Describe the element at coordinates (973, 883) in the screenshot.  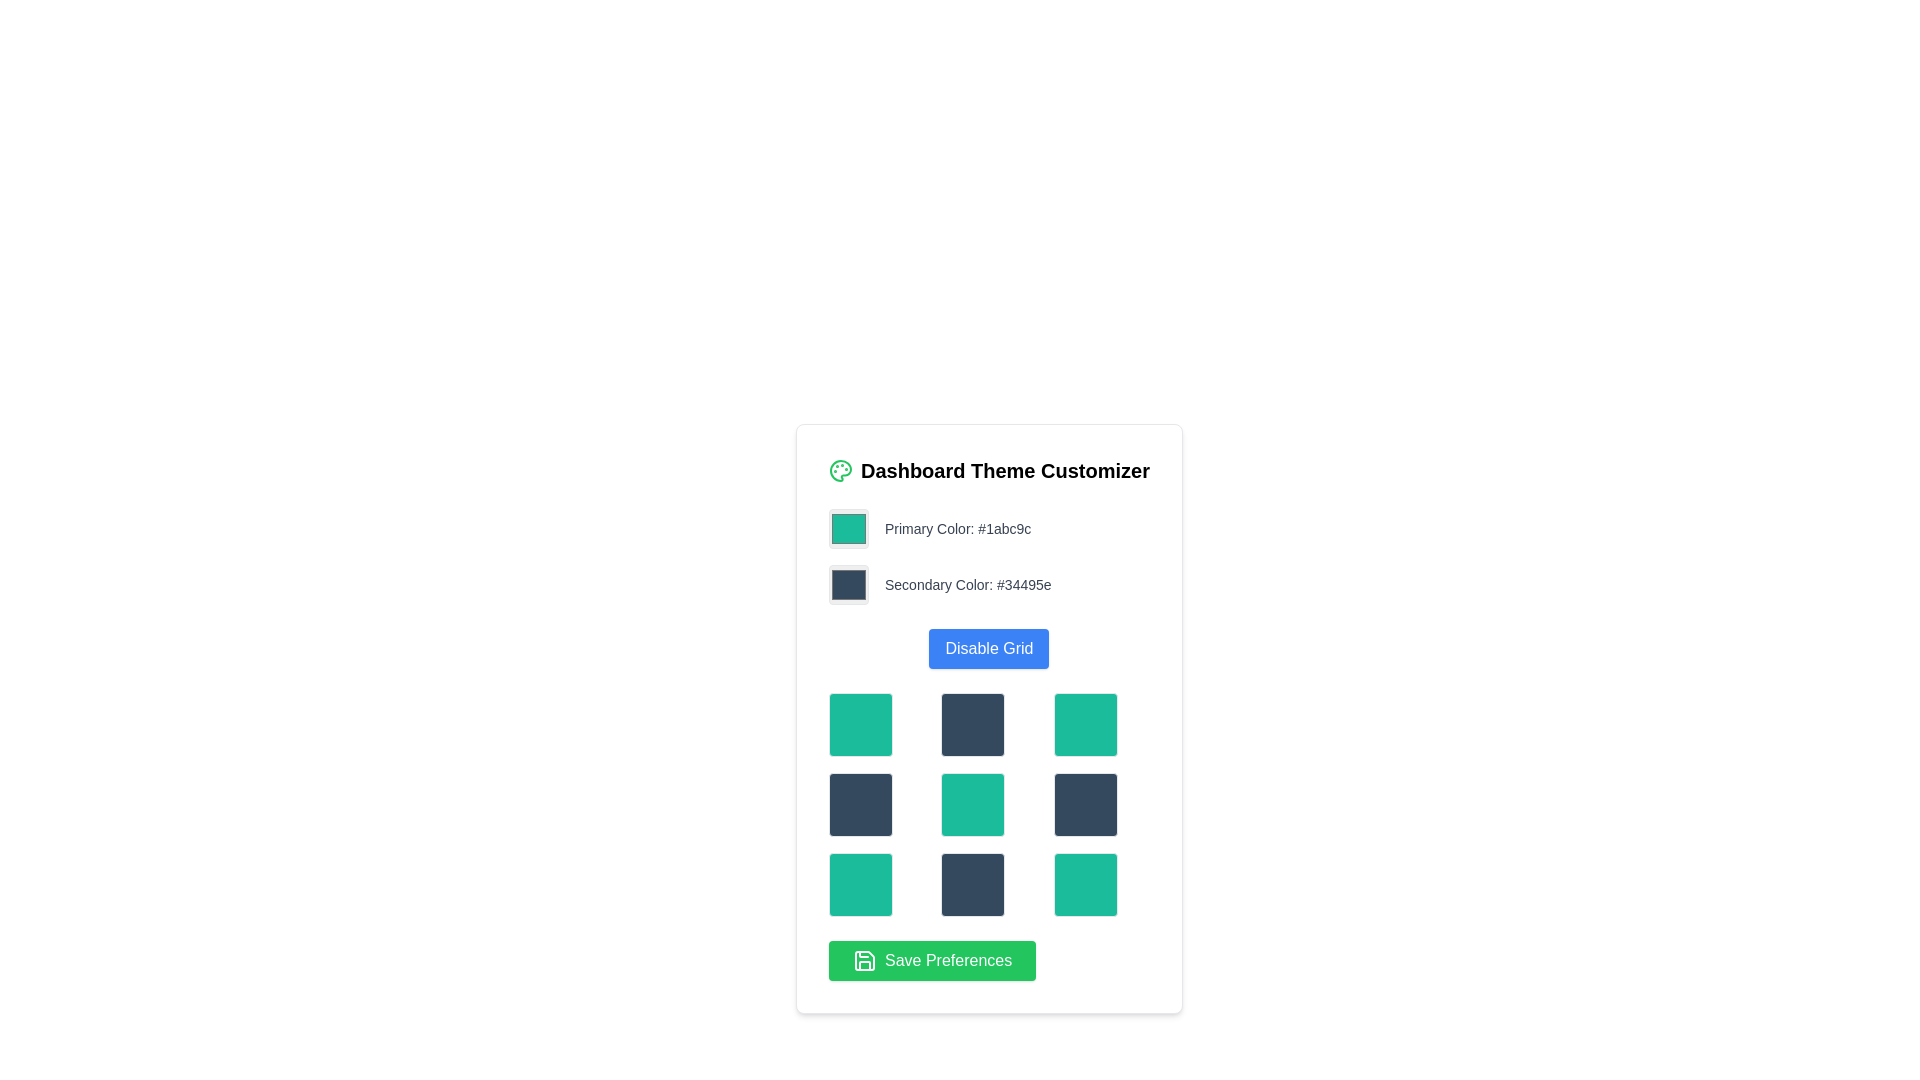
I see `the interactive visual block in the middle column of the bottom row of the grid, positioned between the 'Disable Grid' button and the 'Save Preferences' button` at that location.